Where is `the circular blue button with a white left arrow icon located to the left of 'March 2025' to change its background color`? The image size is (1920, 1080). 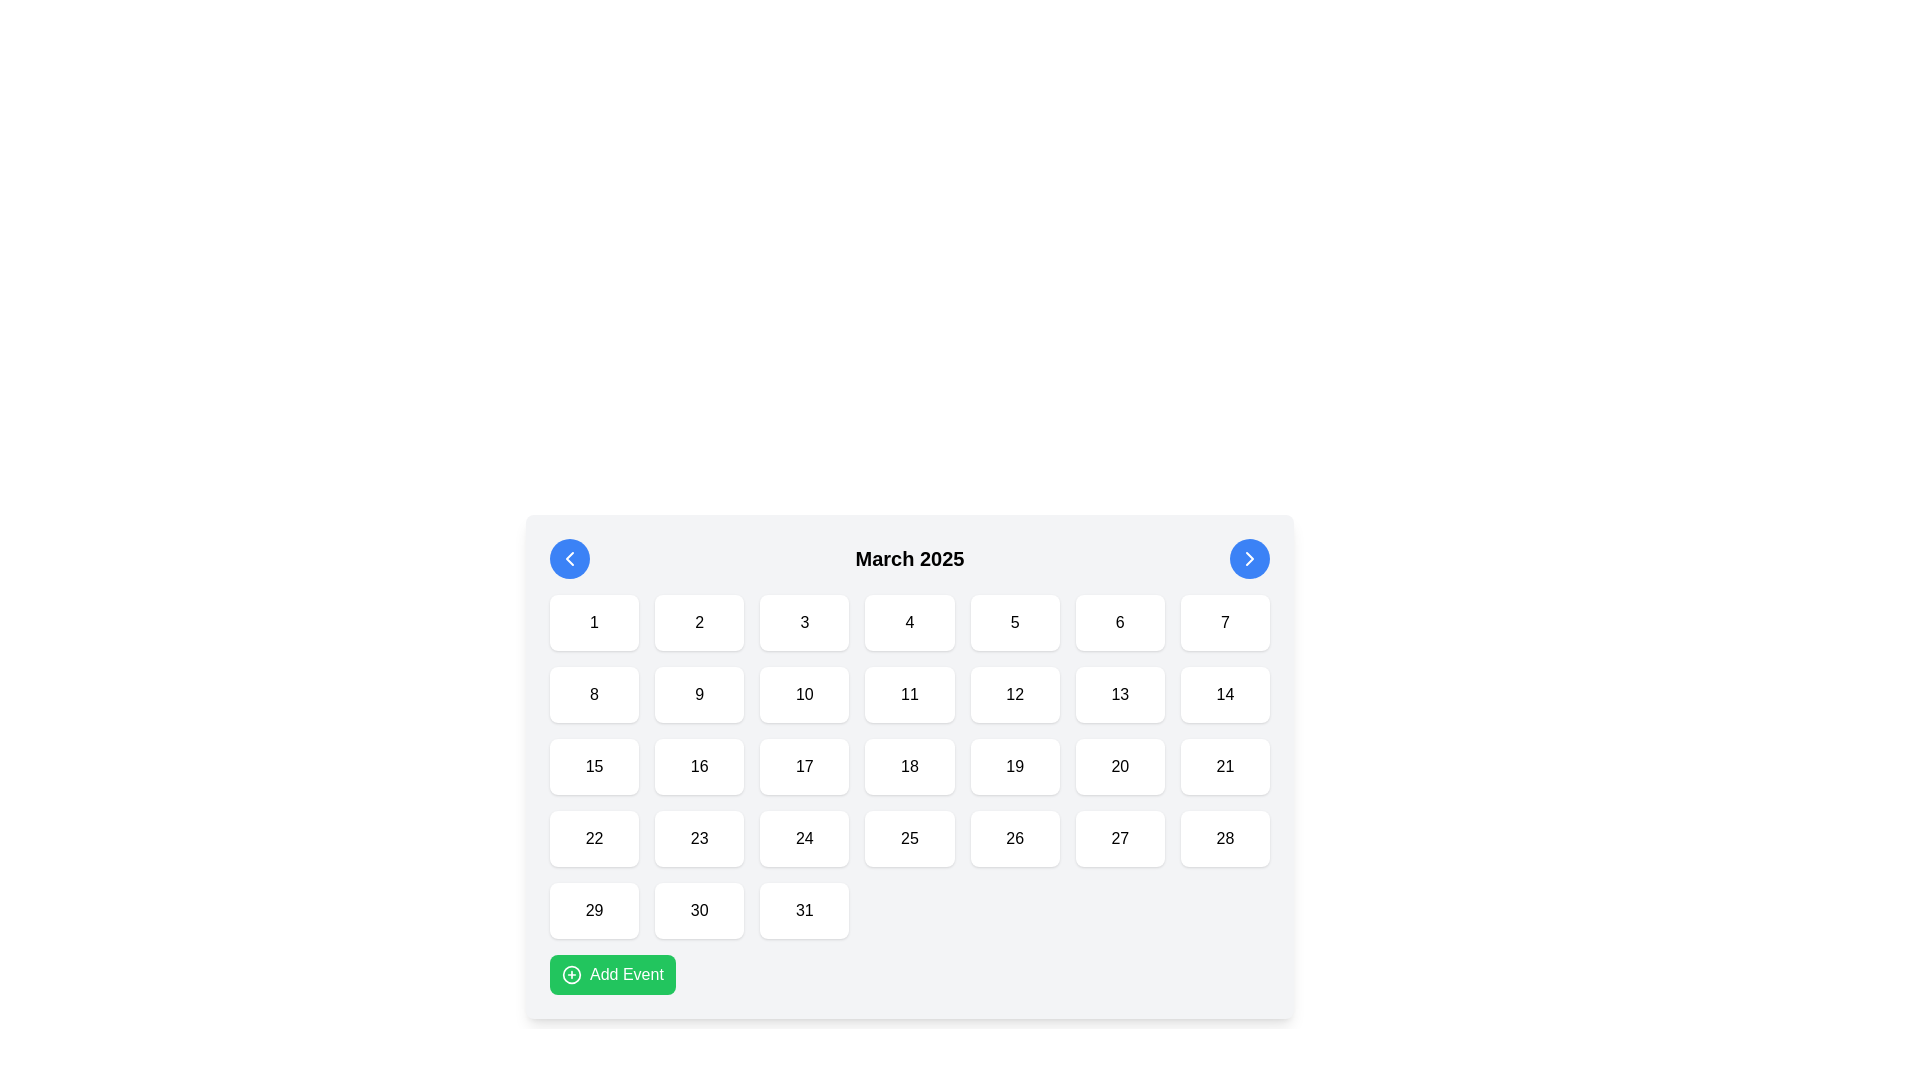 the circular blue button with a white left arrow icon located to the left of 'March 2025' to change its background color is located at coordinates (569, 559).